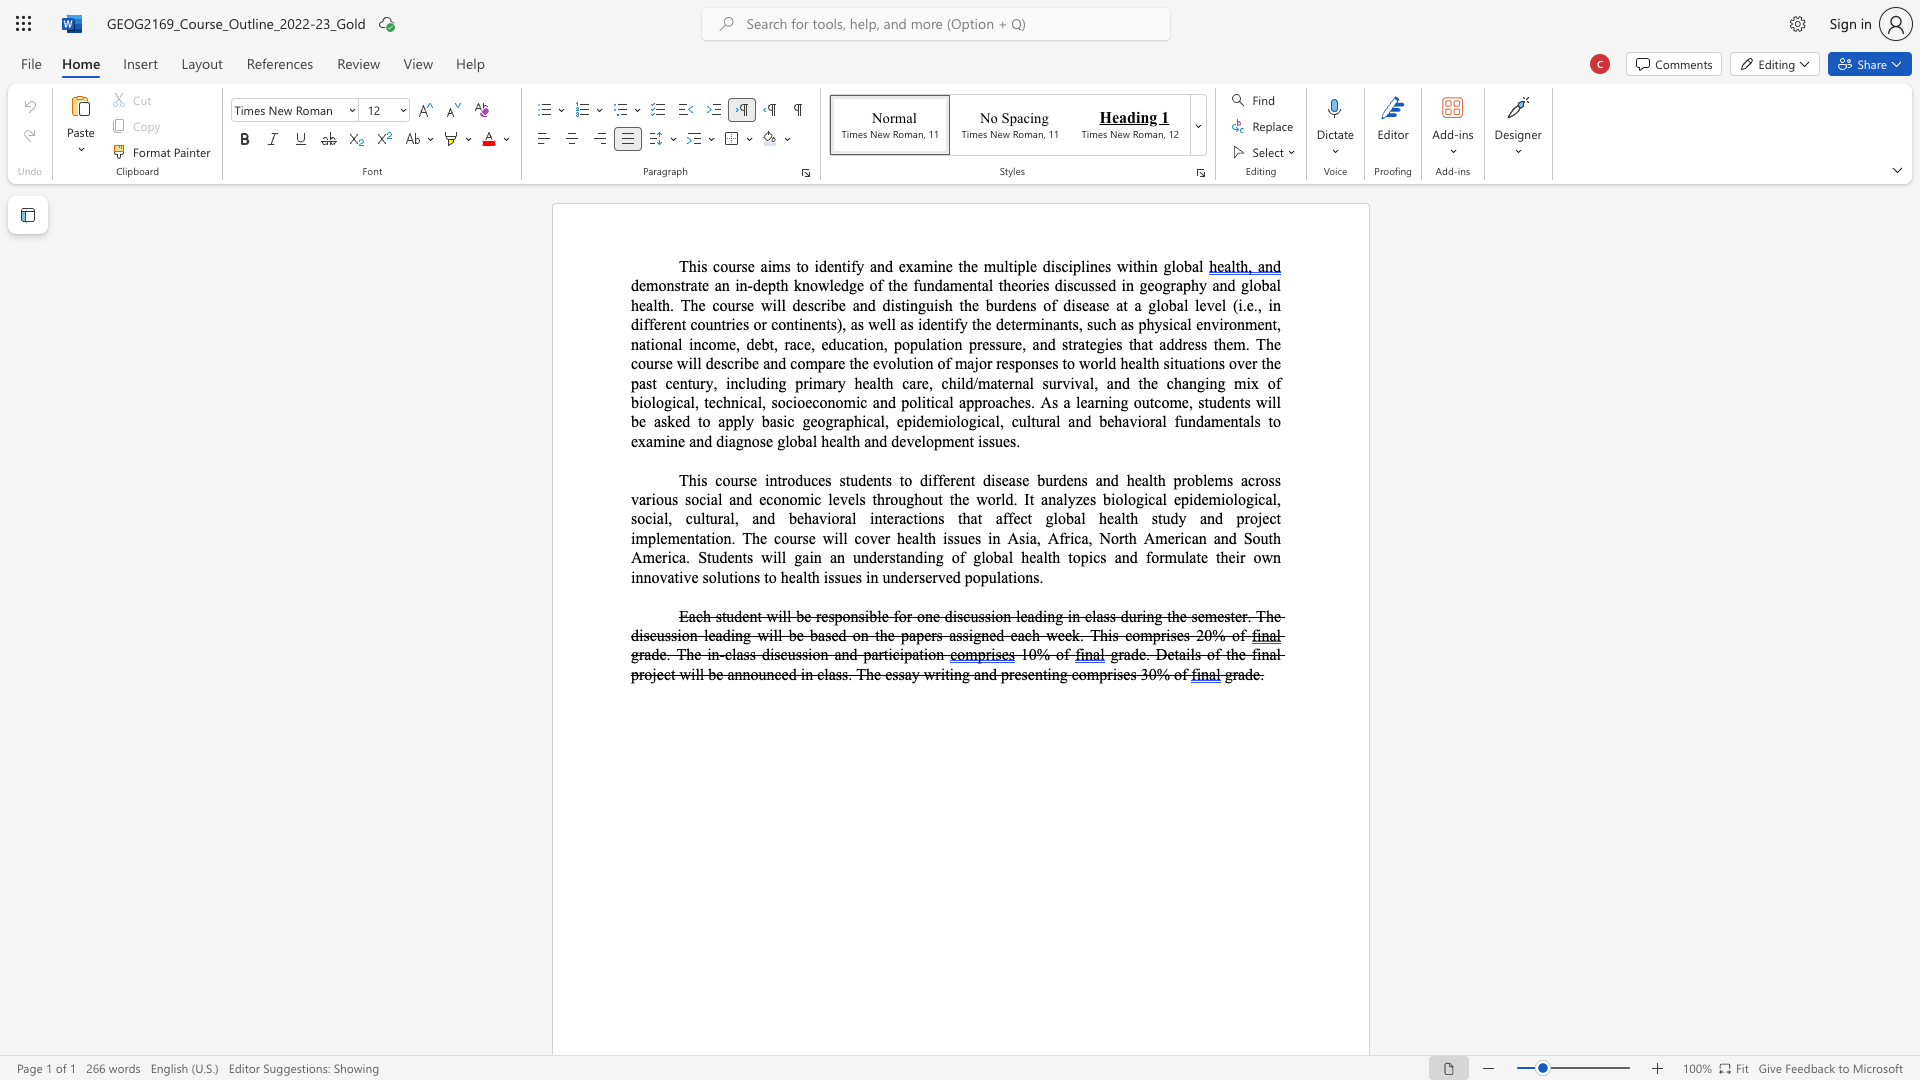  Describe the element at coordinates (743, 305) in the screenshot. I see `the 6th character "s" in the text` at that location.